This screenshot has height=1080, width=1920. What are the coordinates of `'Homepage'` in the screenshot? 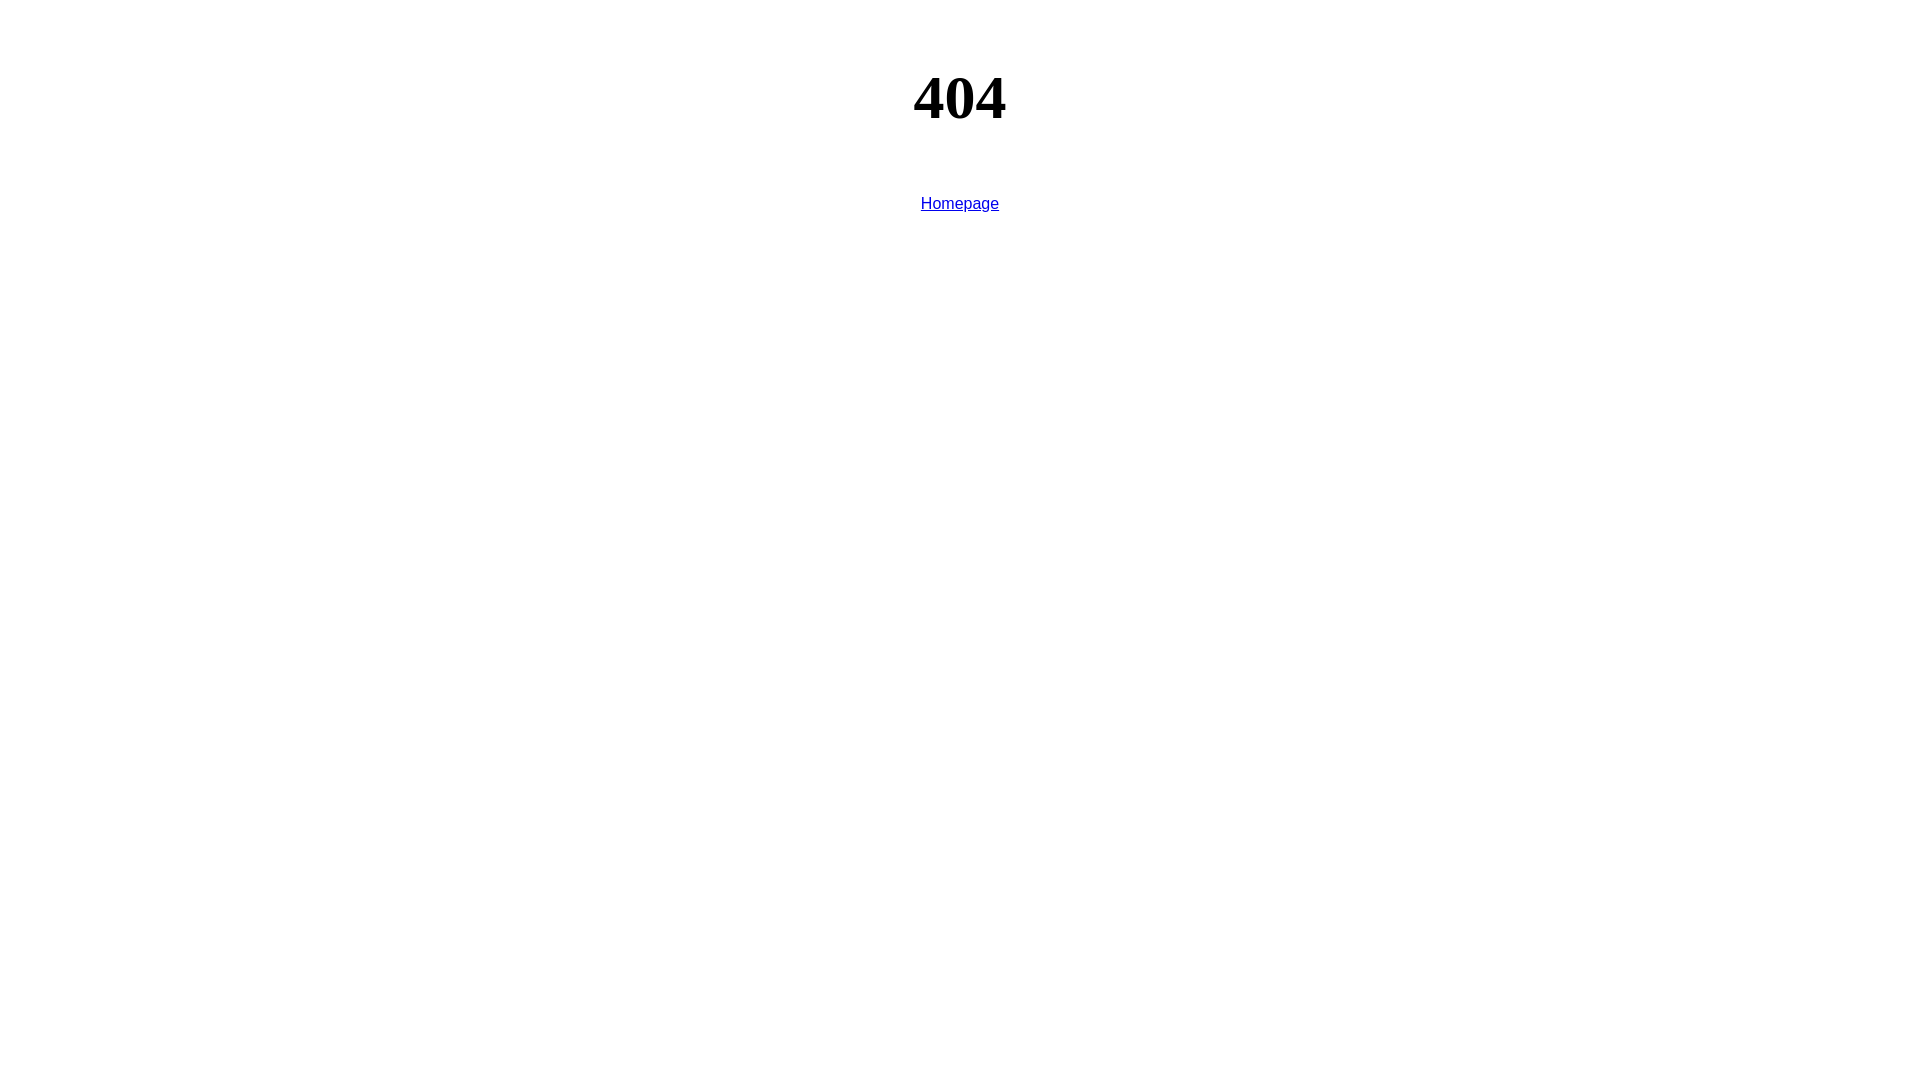 It's located at (960, 203).